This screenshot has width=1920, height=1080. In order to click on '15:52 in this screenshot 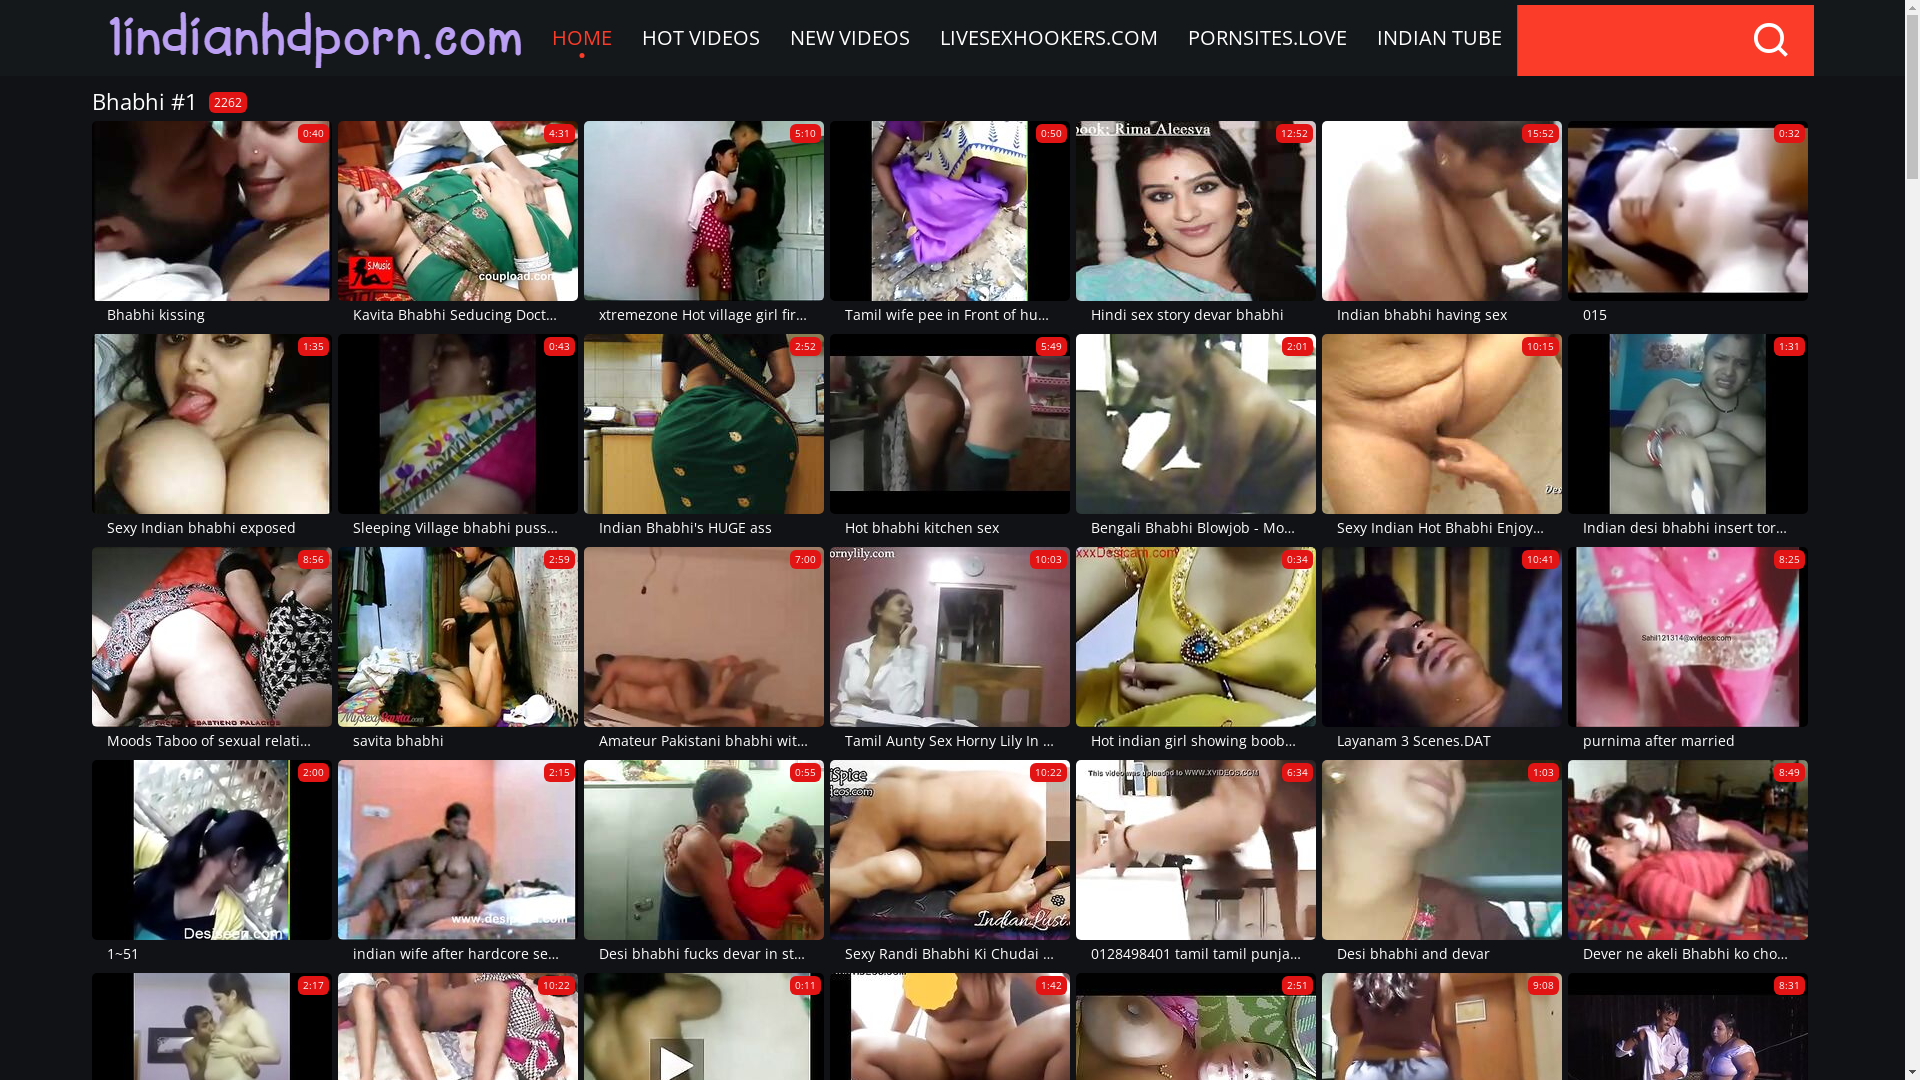, I will do `click(1441, 224)`.